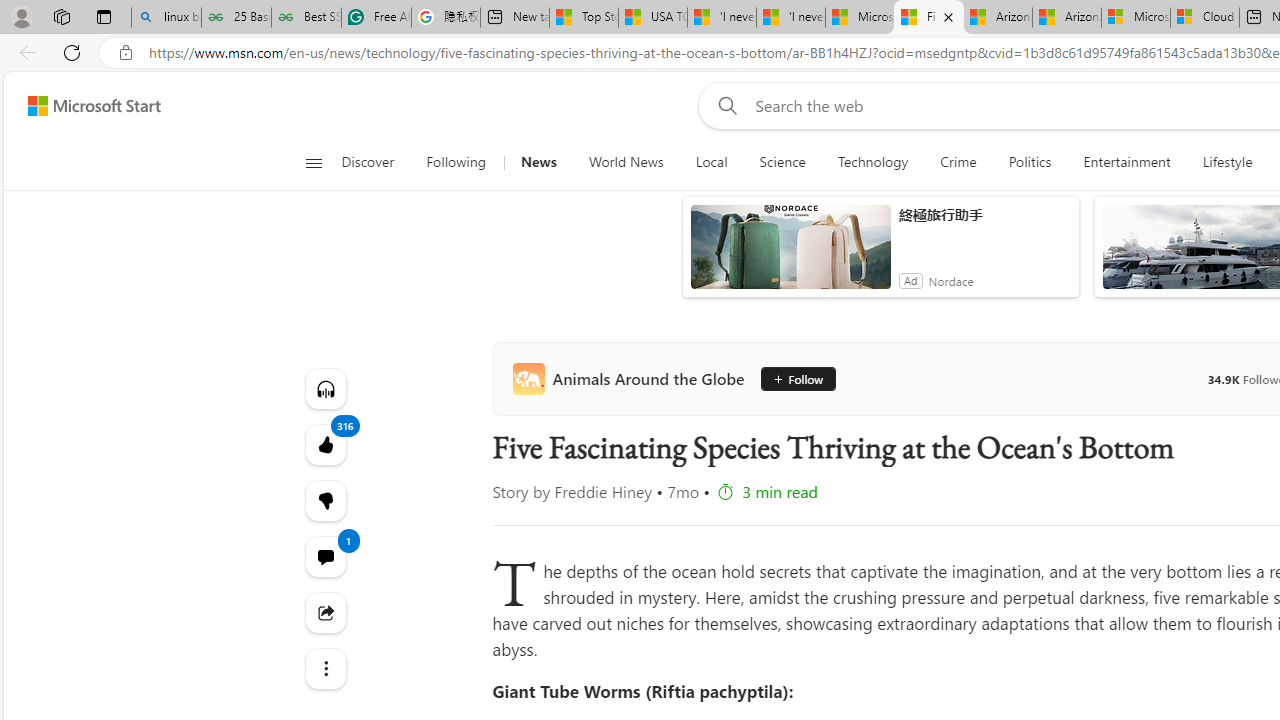  What do you see at coordinates (711, 162) in the screenshot?
I see `'Local'` at bounding box center [711, 162].